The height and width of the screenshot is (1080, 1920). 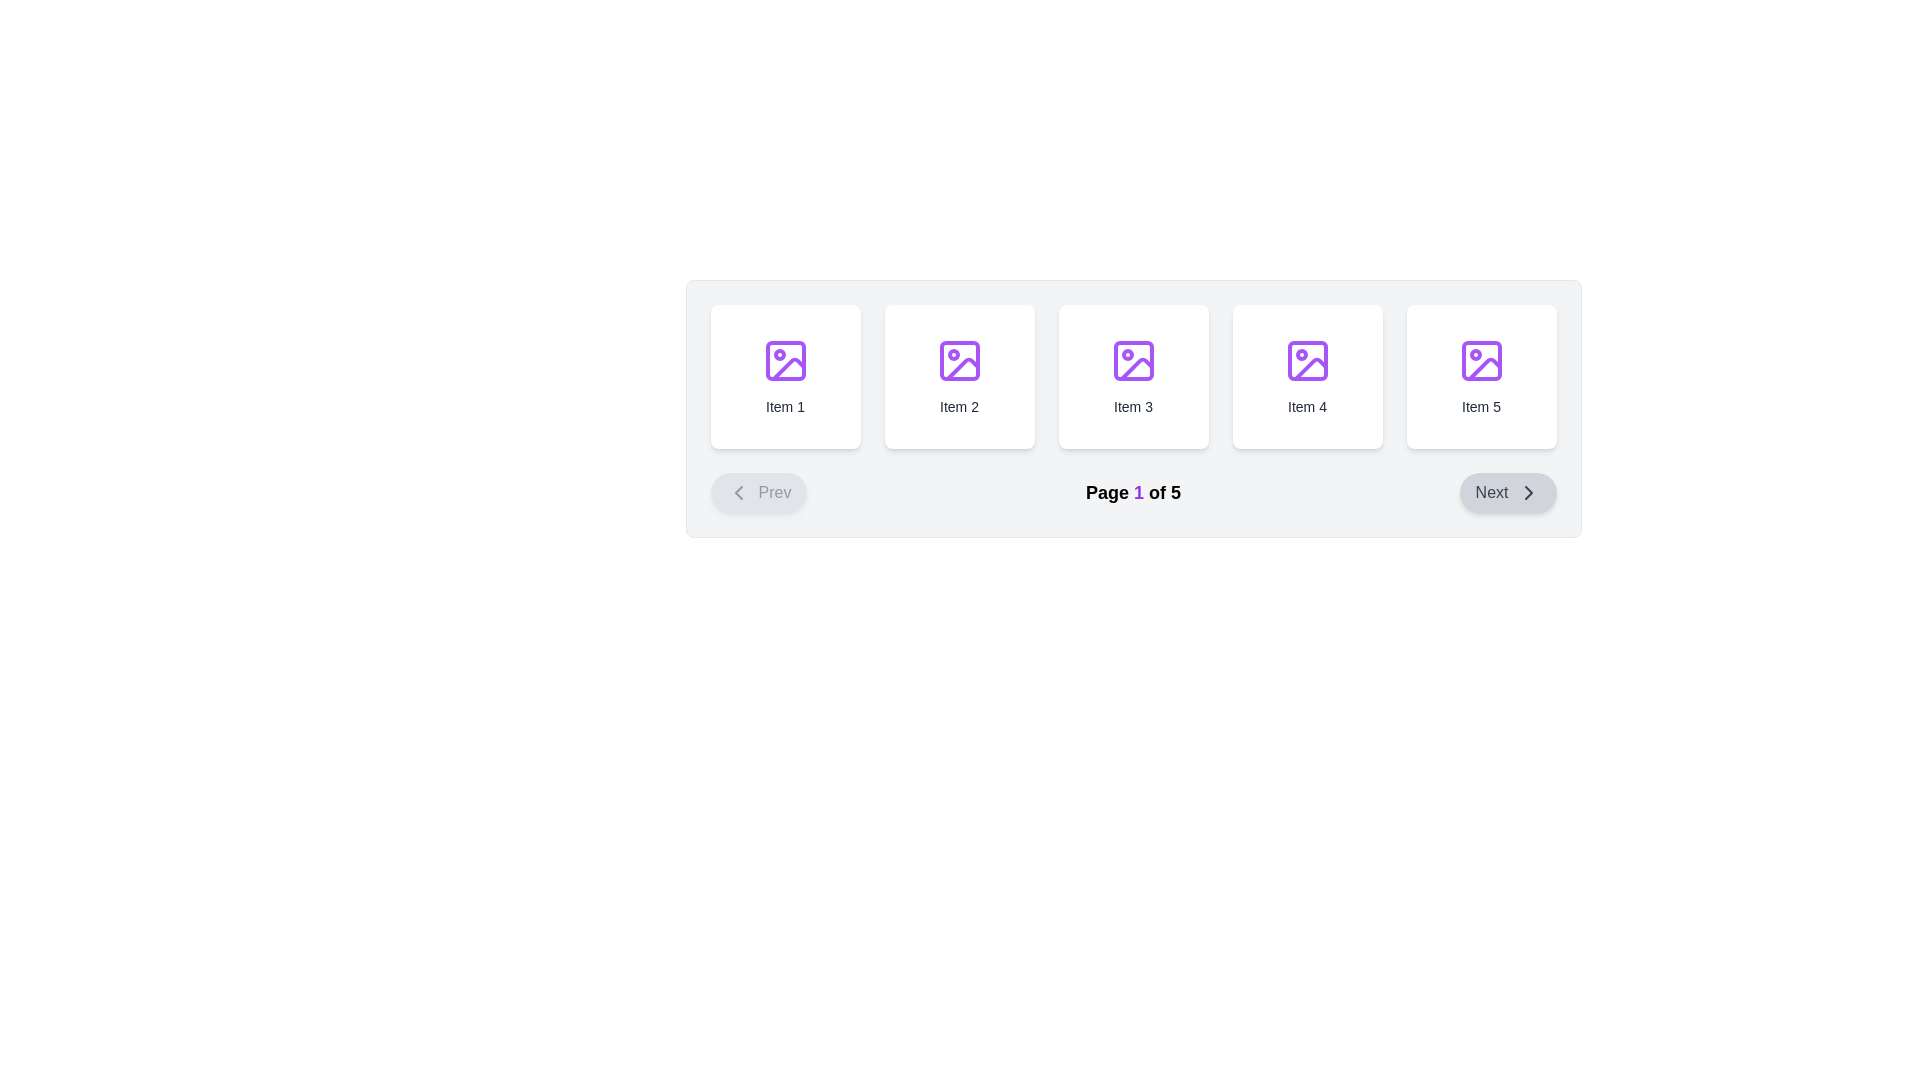 What do you see at coordinates (1492, 493) in the screenshot?
I see `the 'Next' button by clicking on the 'Next' text label located at the bottom-right corner of the interface` at bounding box center [1492, 493].